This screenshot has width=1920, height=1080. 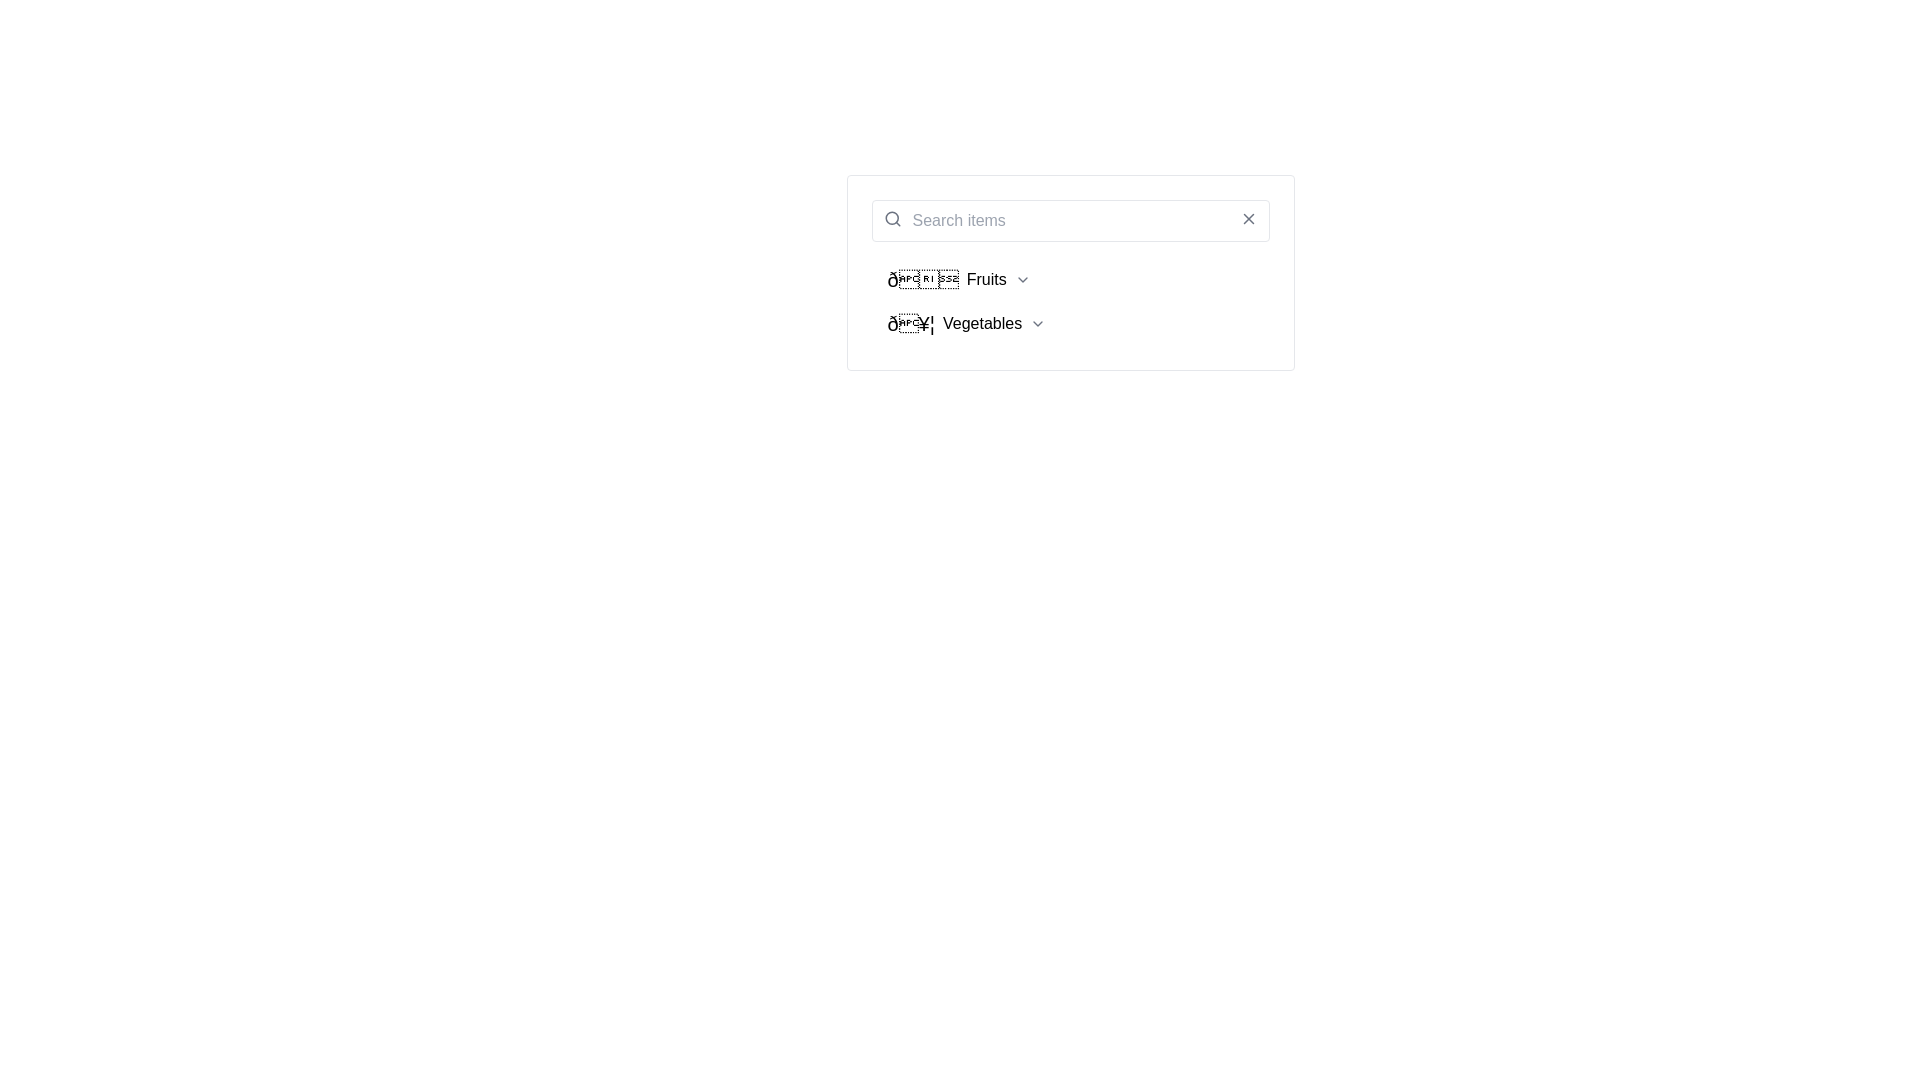 I want to click on the close icon button, represented by an 'X' symbol, to clear the input field located at the right of the search input field, so click(x=1247, y=219).